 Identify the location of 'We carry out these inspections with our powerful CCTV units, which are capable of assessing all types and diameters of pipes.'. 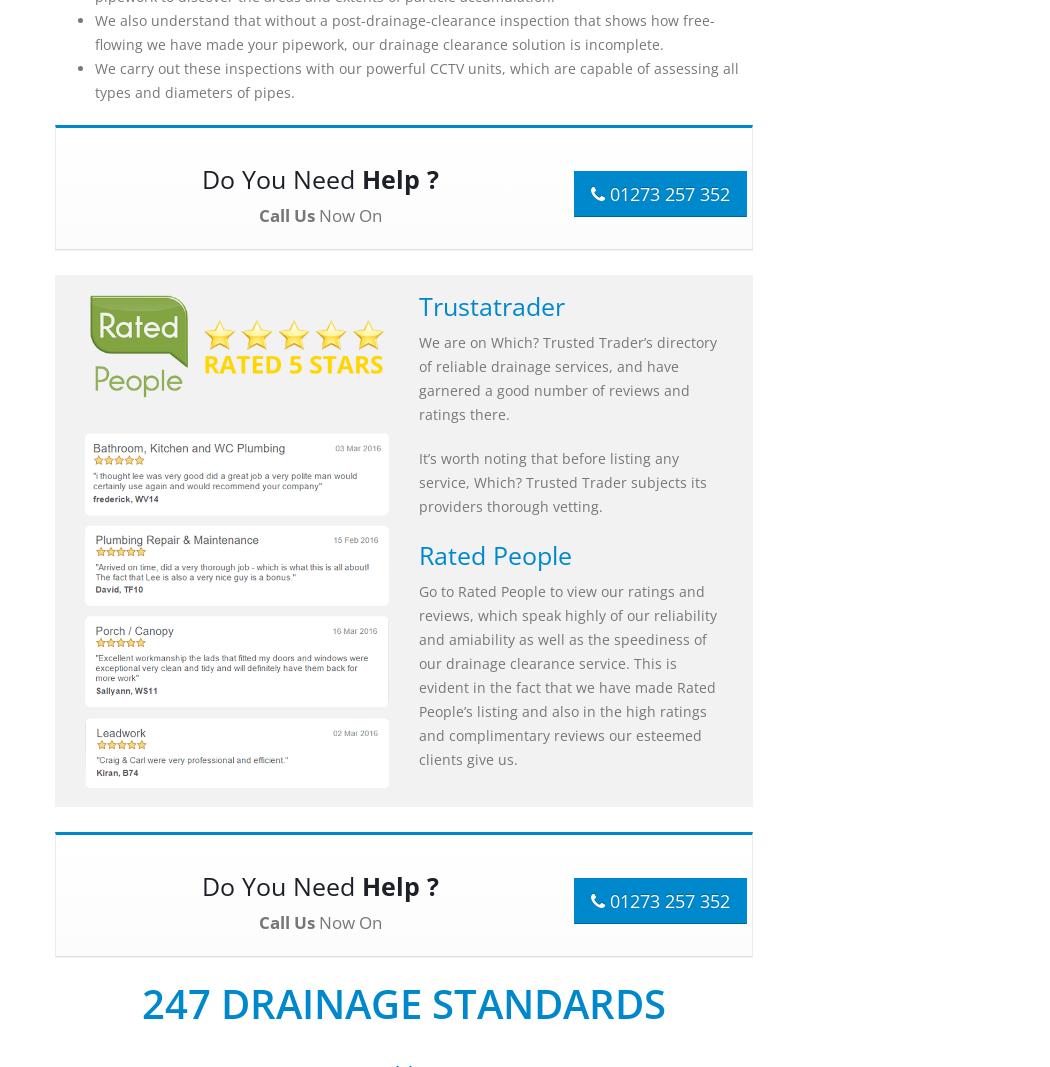
(95, 79).